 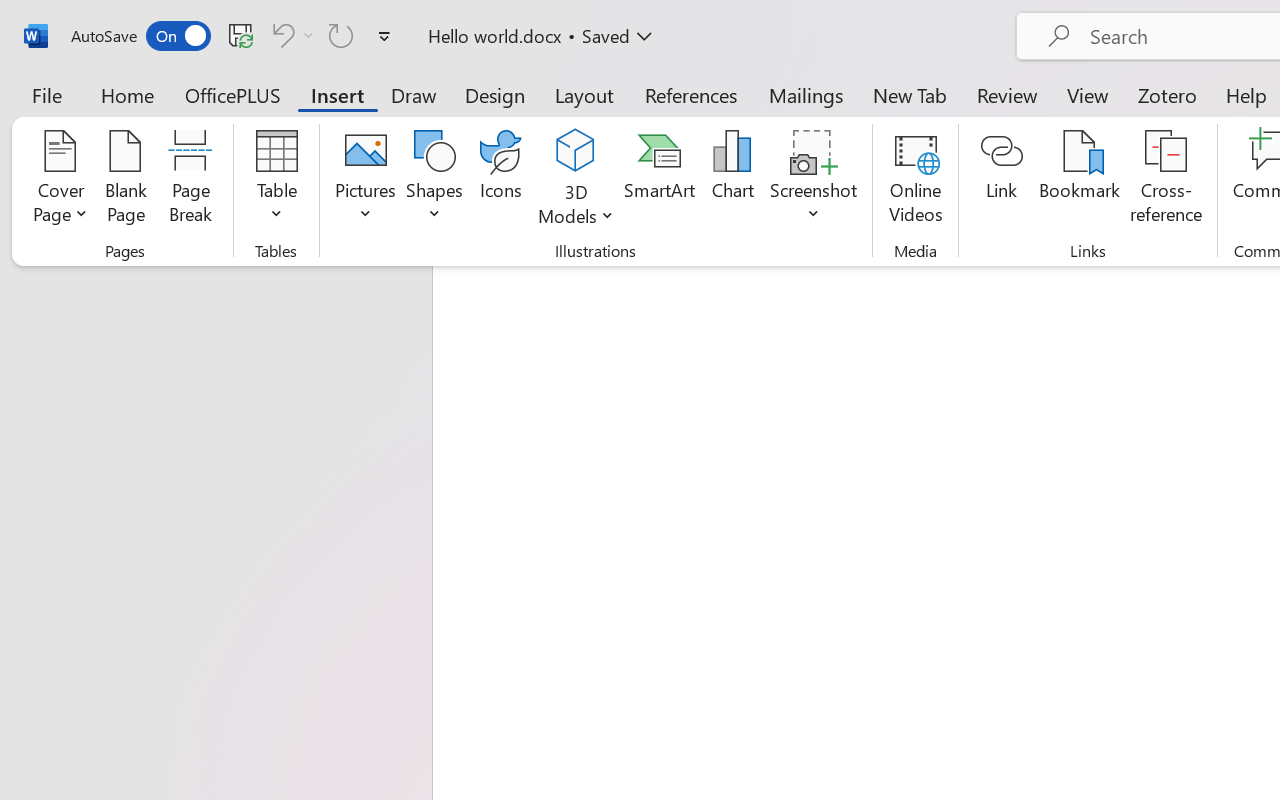 I want to click on 'Customize Quick Access Toolbar', so click(x=384, y=35).